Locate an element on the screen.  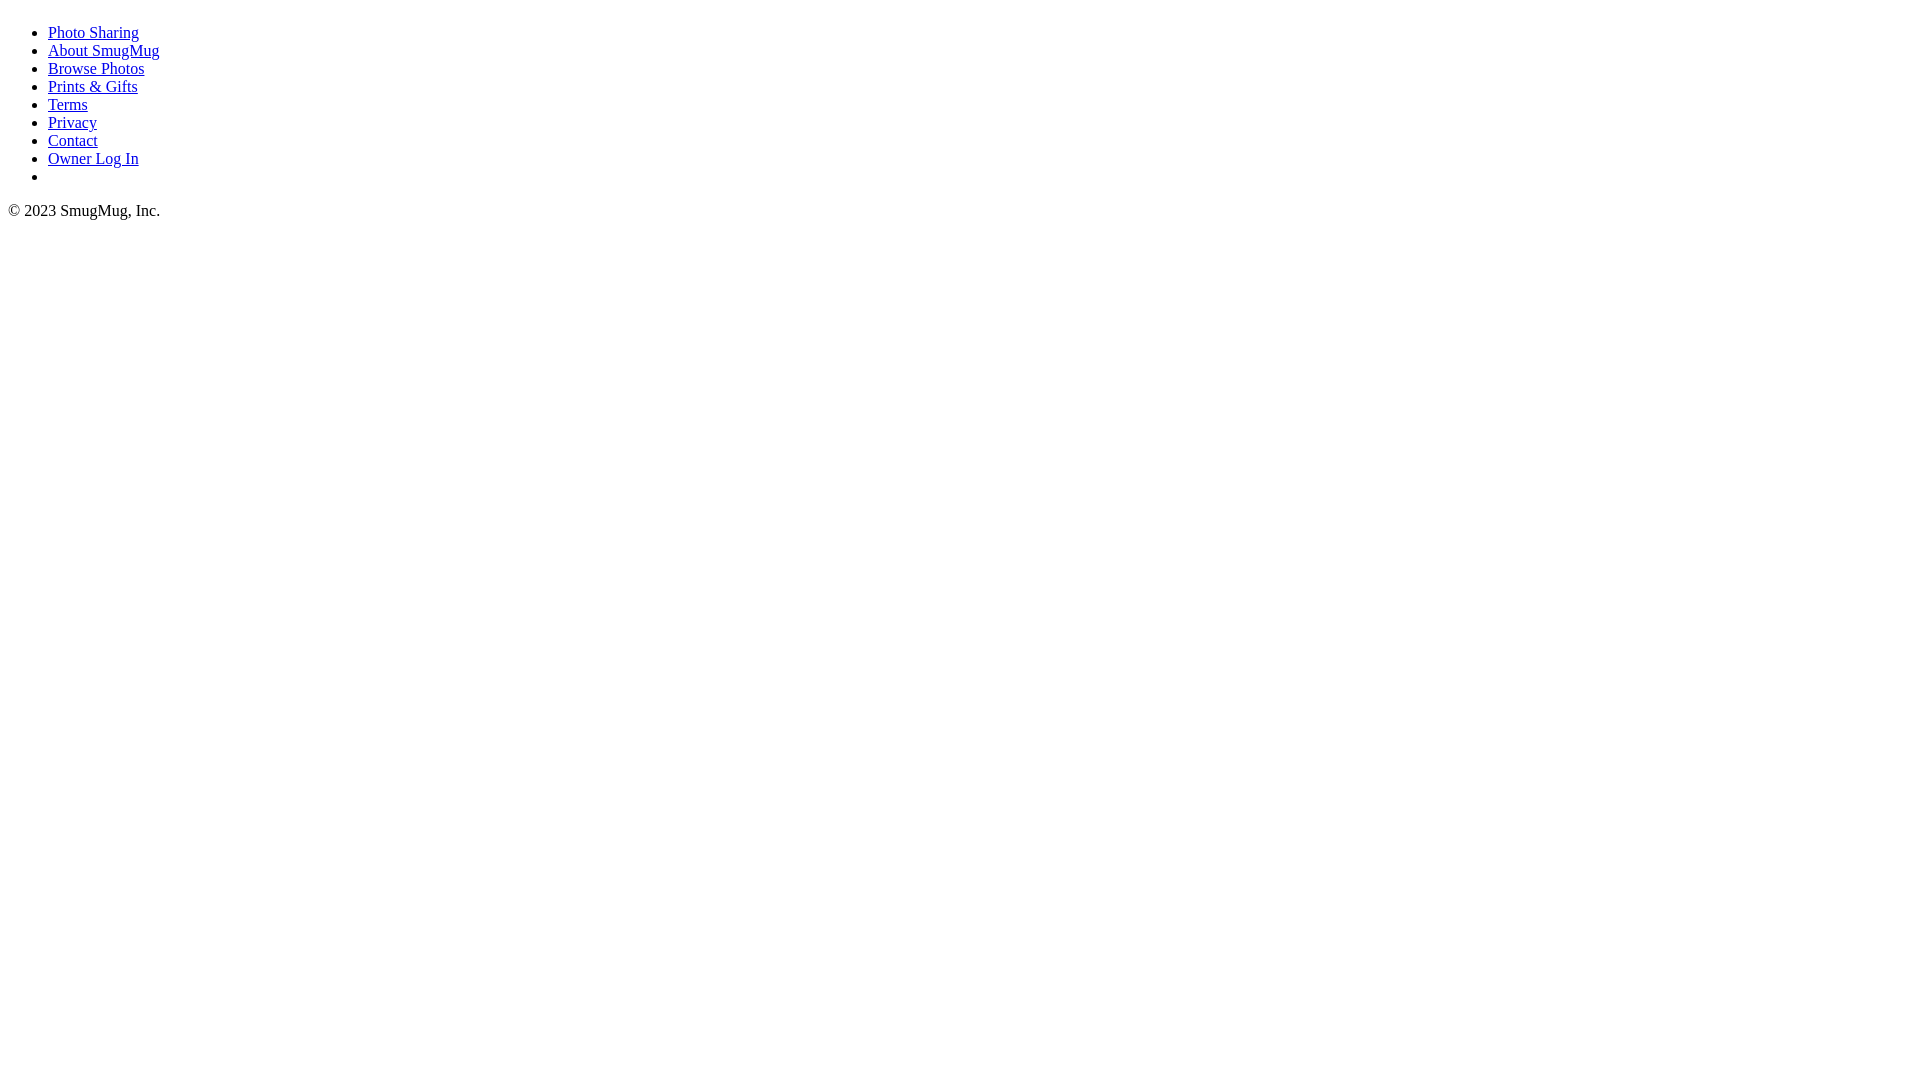
'Terms' is located at coordinates (67, 104).